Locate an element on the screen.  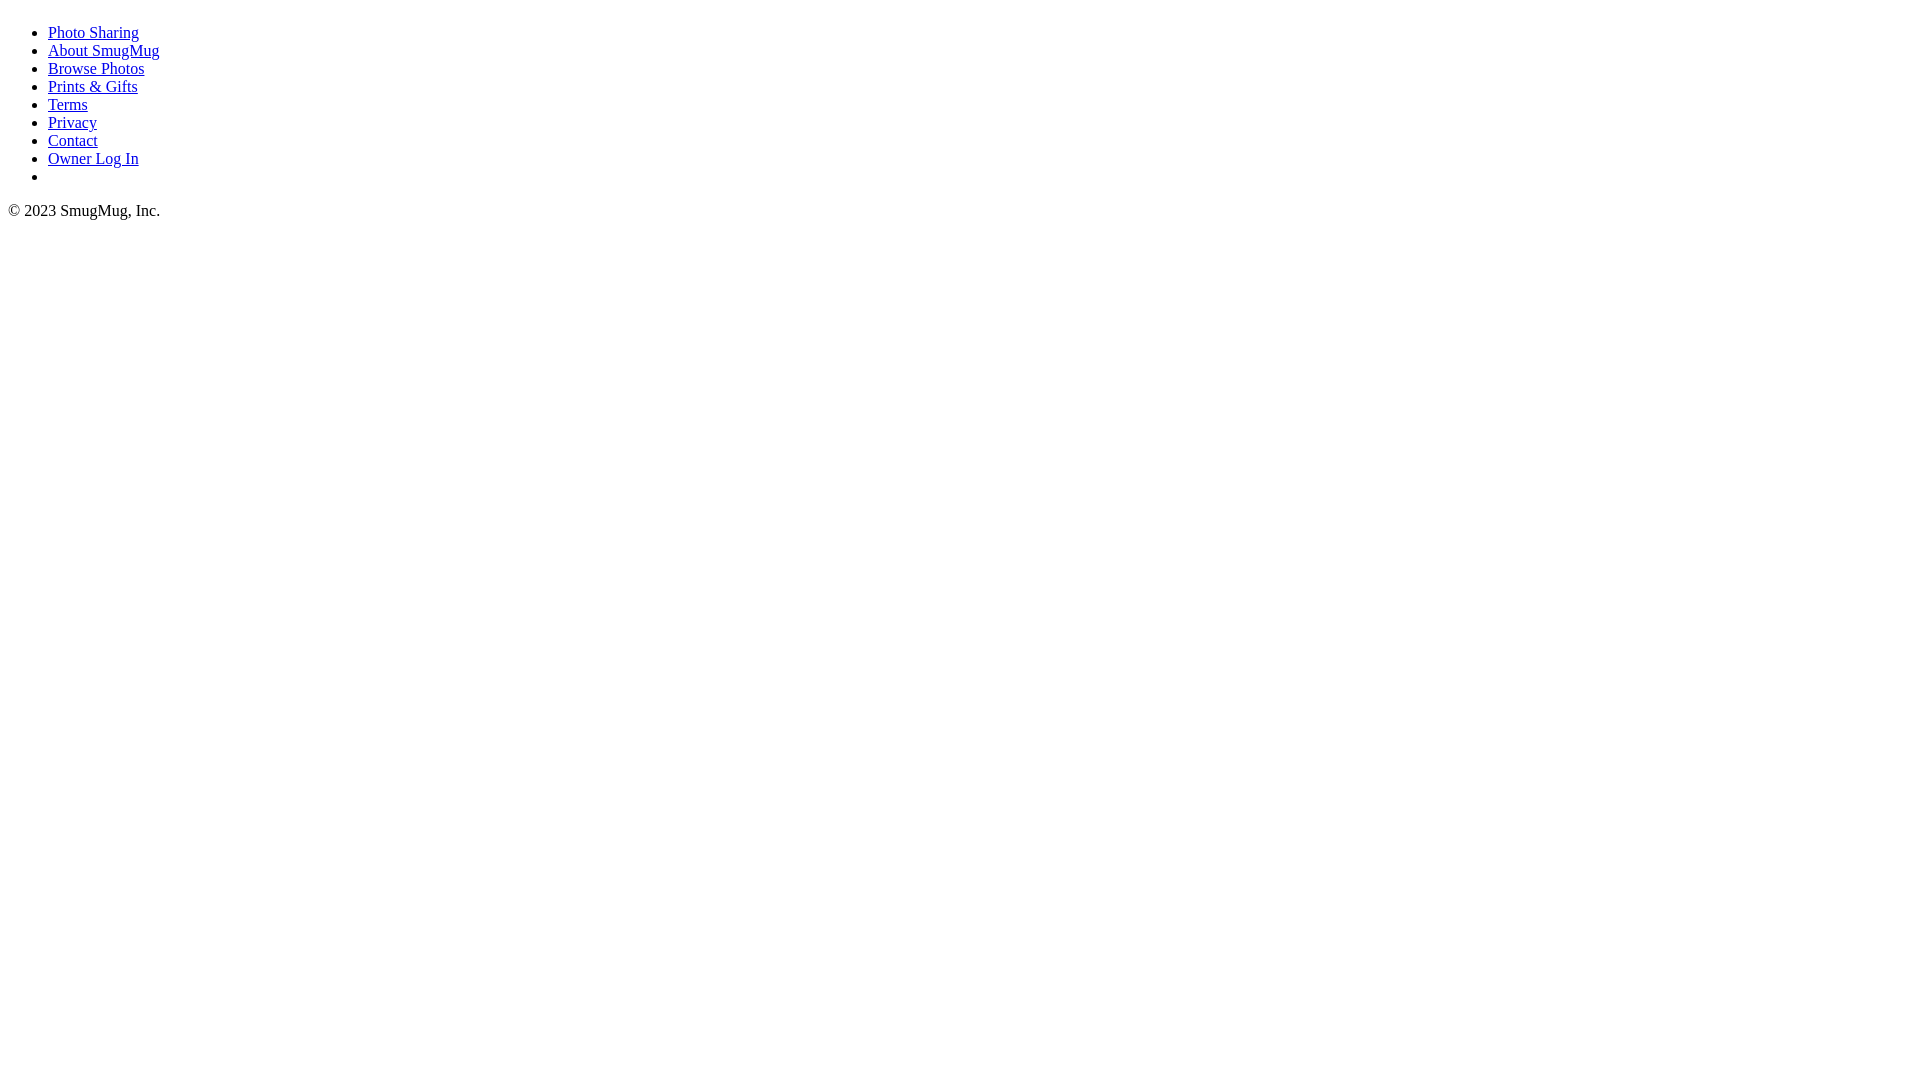
'Terms' is located at coordinates (67, 104).